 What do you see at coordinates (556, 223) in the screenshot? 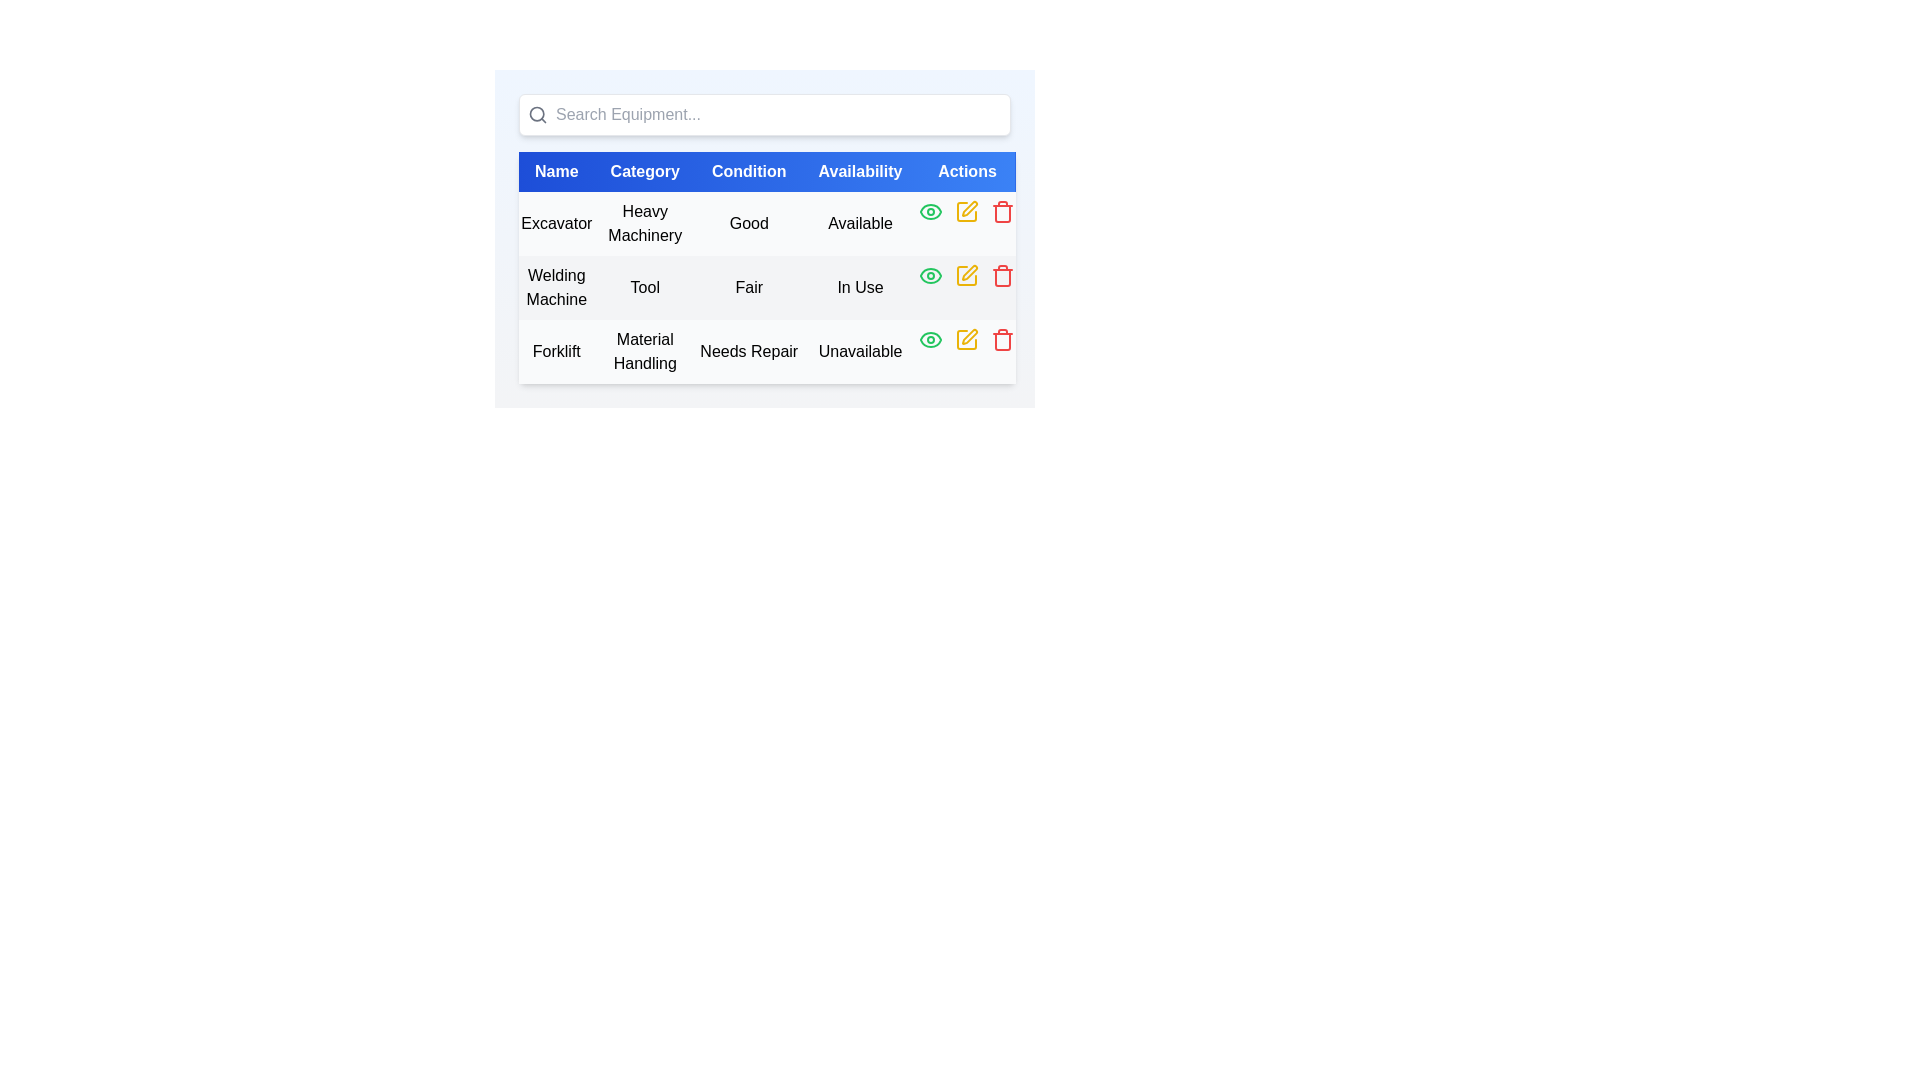
I see `the text element displaying 'Excavator' in black font on a white background` at bounding box center [556, 223].